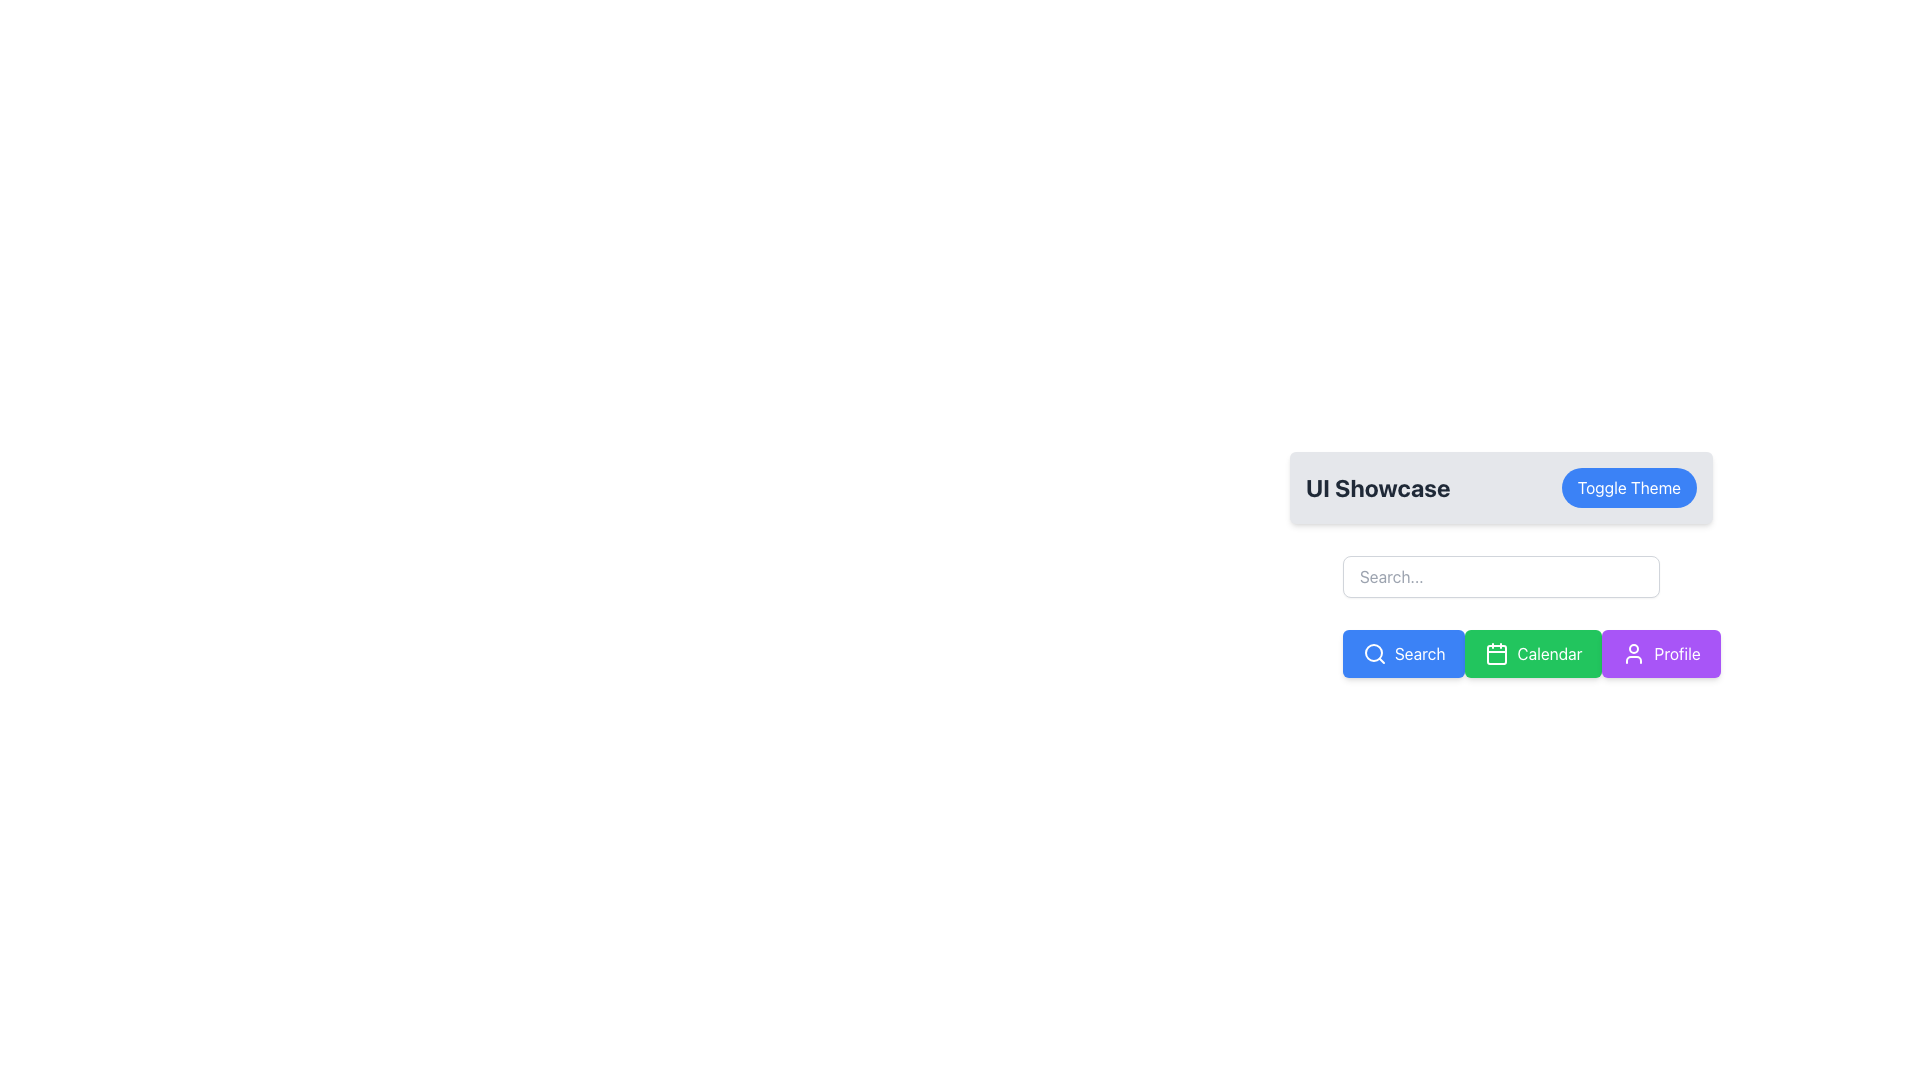 The width and height of the screenshot is (1920, 1080). I want to click on the navigation button located as the third button in a horizontal row at the bottom of the UI Showcase section, so click(1661, 654).